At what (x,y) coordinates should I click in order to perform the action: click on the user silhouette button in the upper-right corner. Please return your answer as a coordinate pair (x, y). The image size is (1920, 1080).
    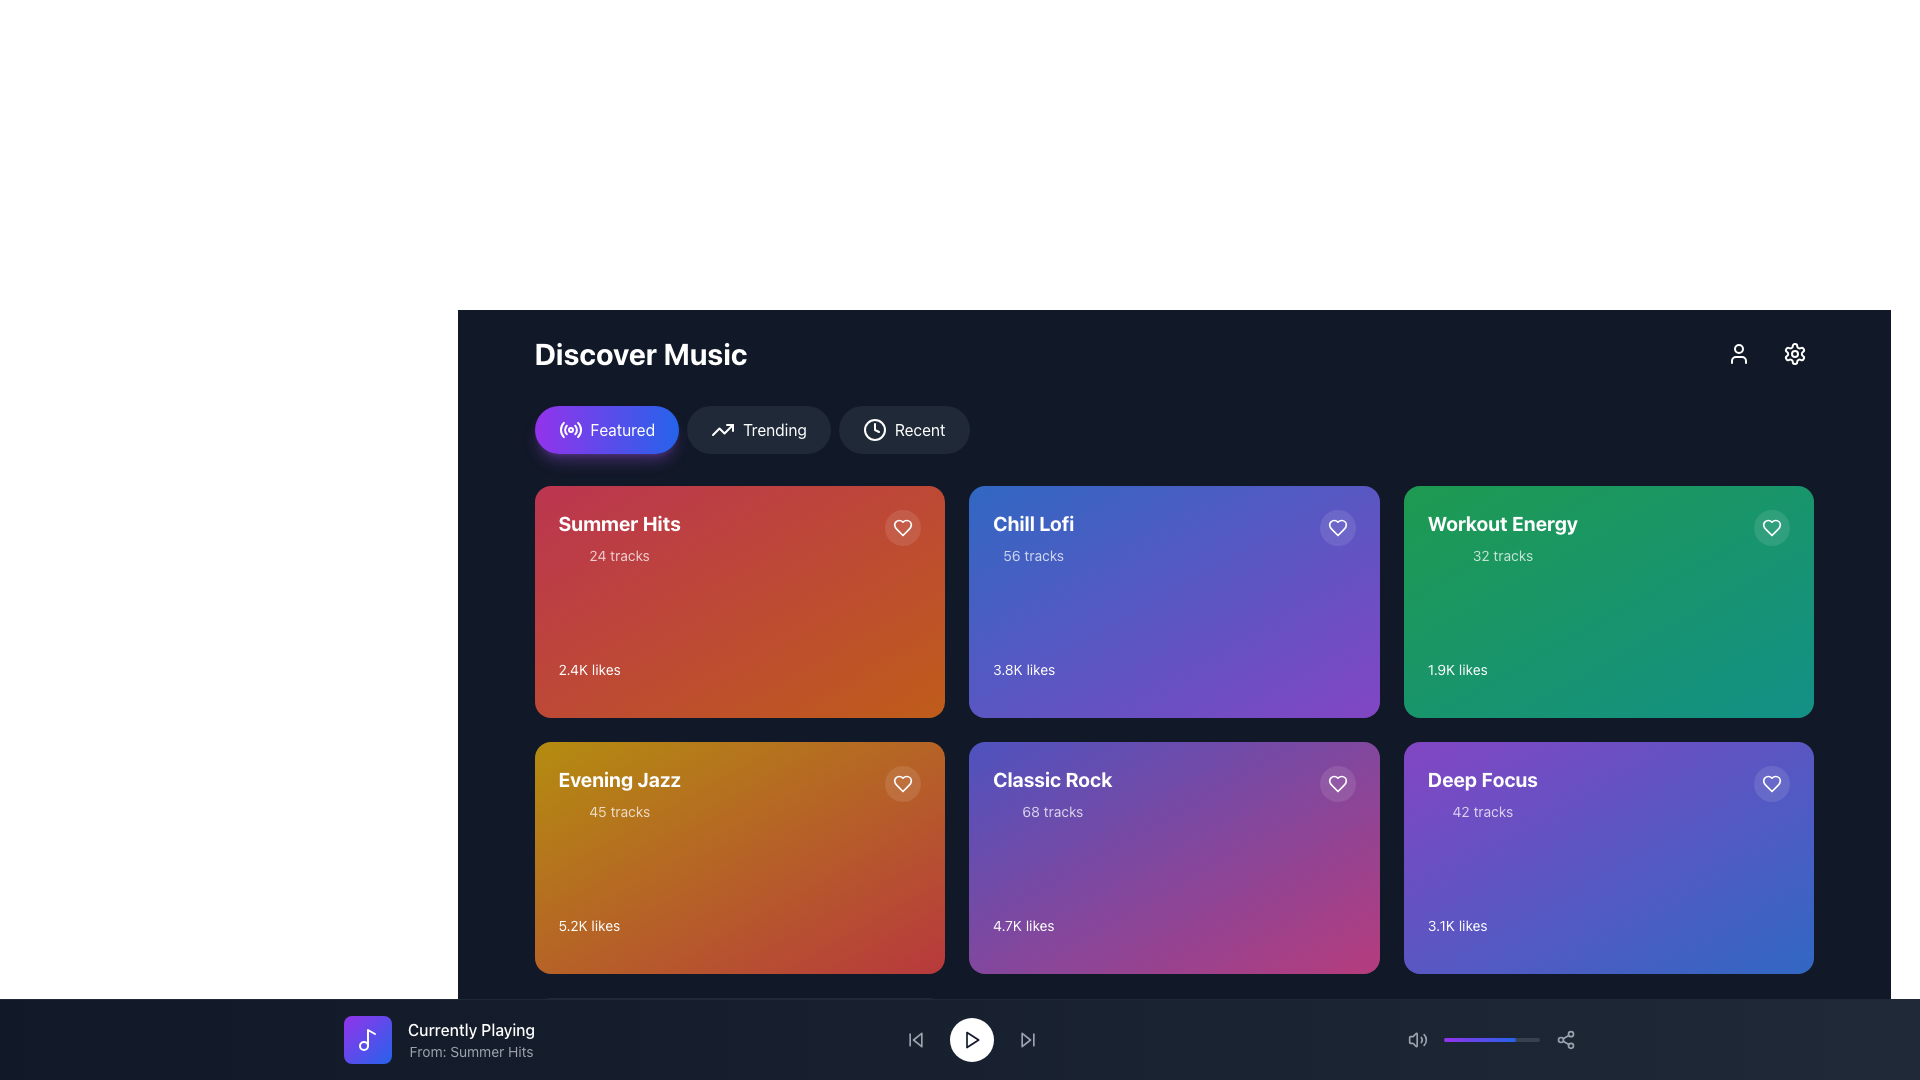
    Looking at the image, I should click on (1737, 353).